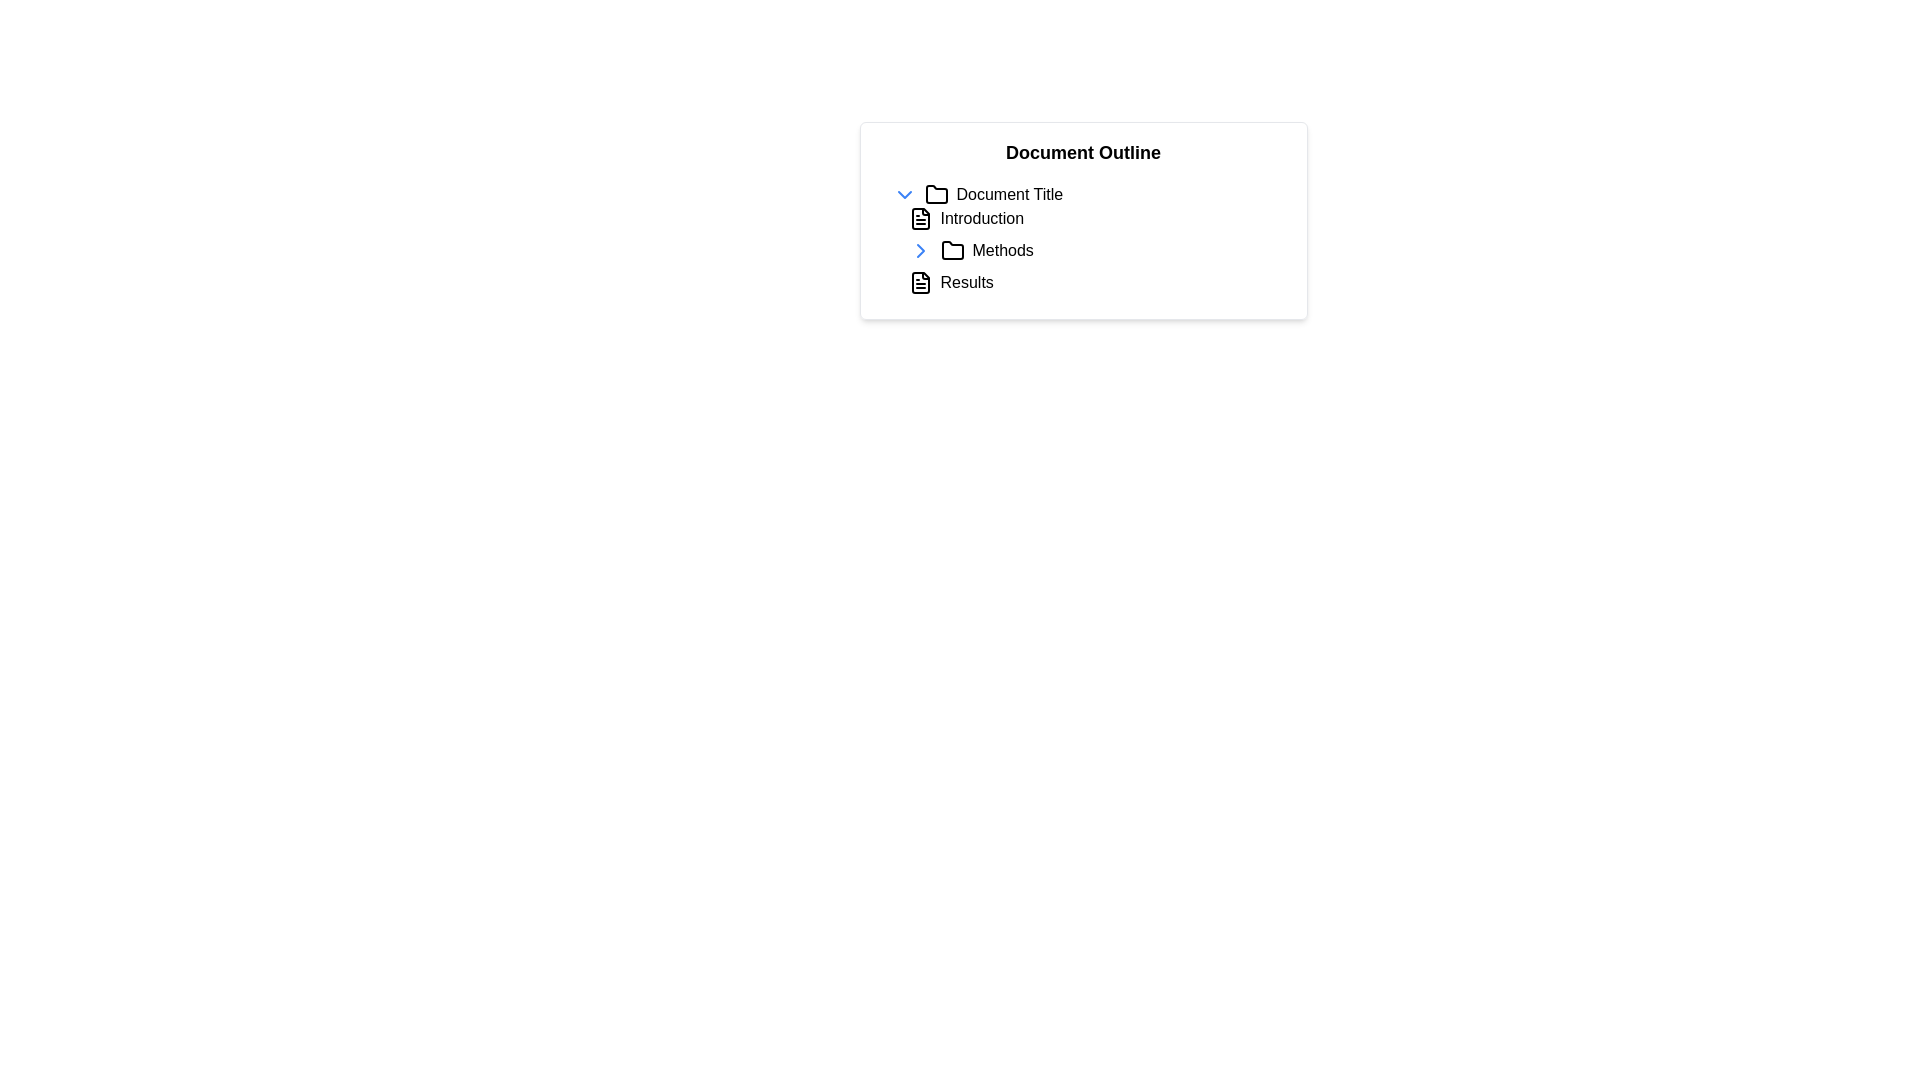  What do you see at coordinates (967, 282) in the screenshot?
I see `the Interactive Label displaying 'Results', which is centrally aligned below the 'Methods' element in the Document Outline` at bounding box center [967, 282].